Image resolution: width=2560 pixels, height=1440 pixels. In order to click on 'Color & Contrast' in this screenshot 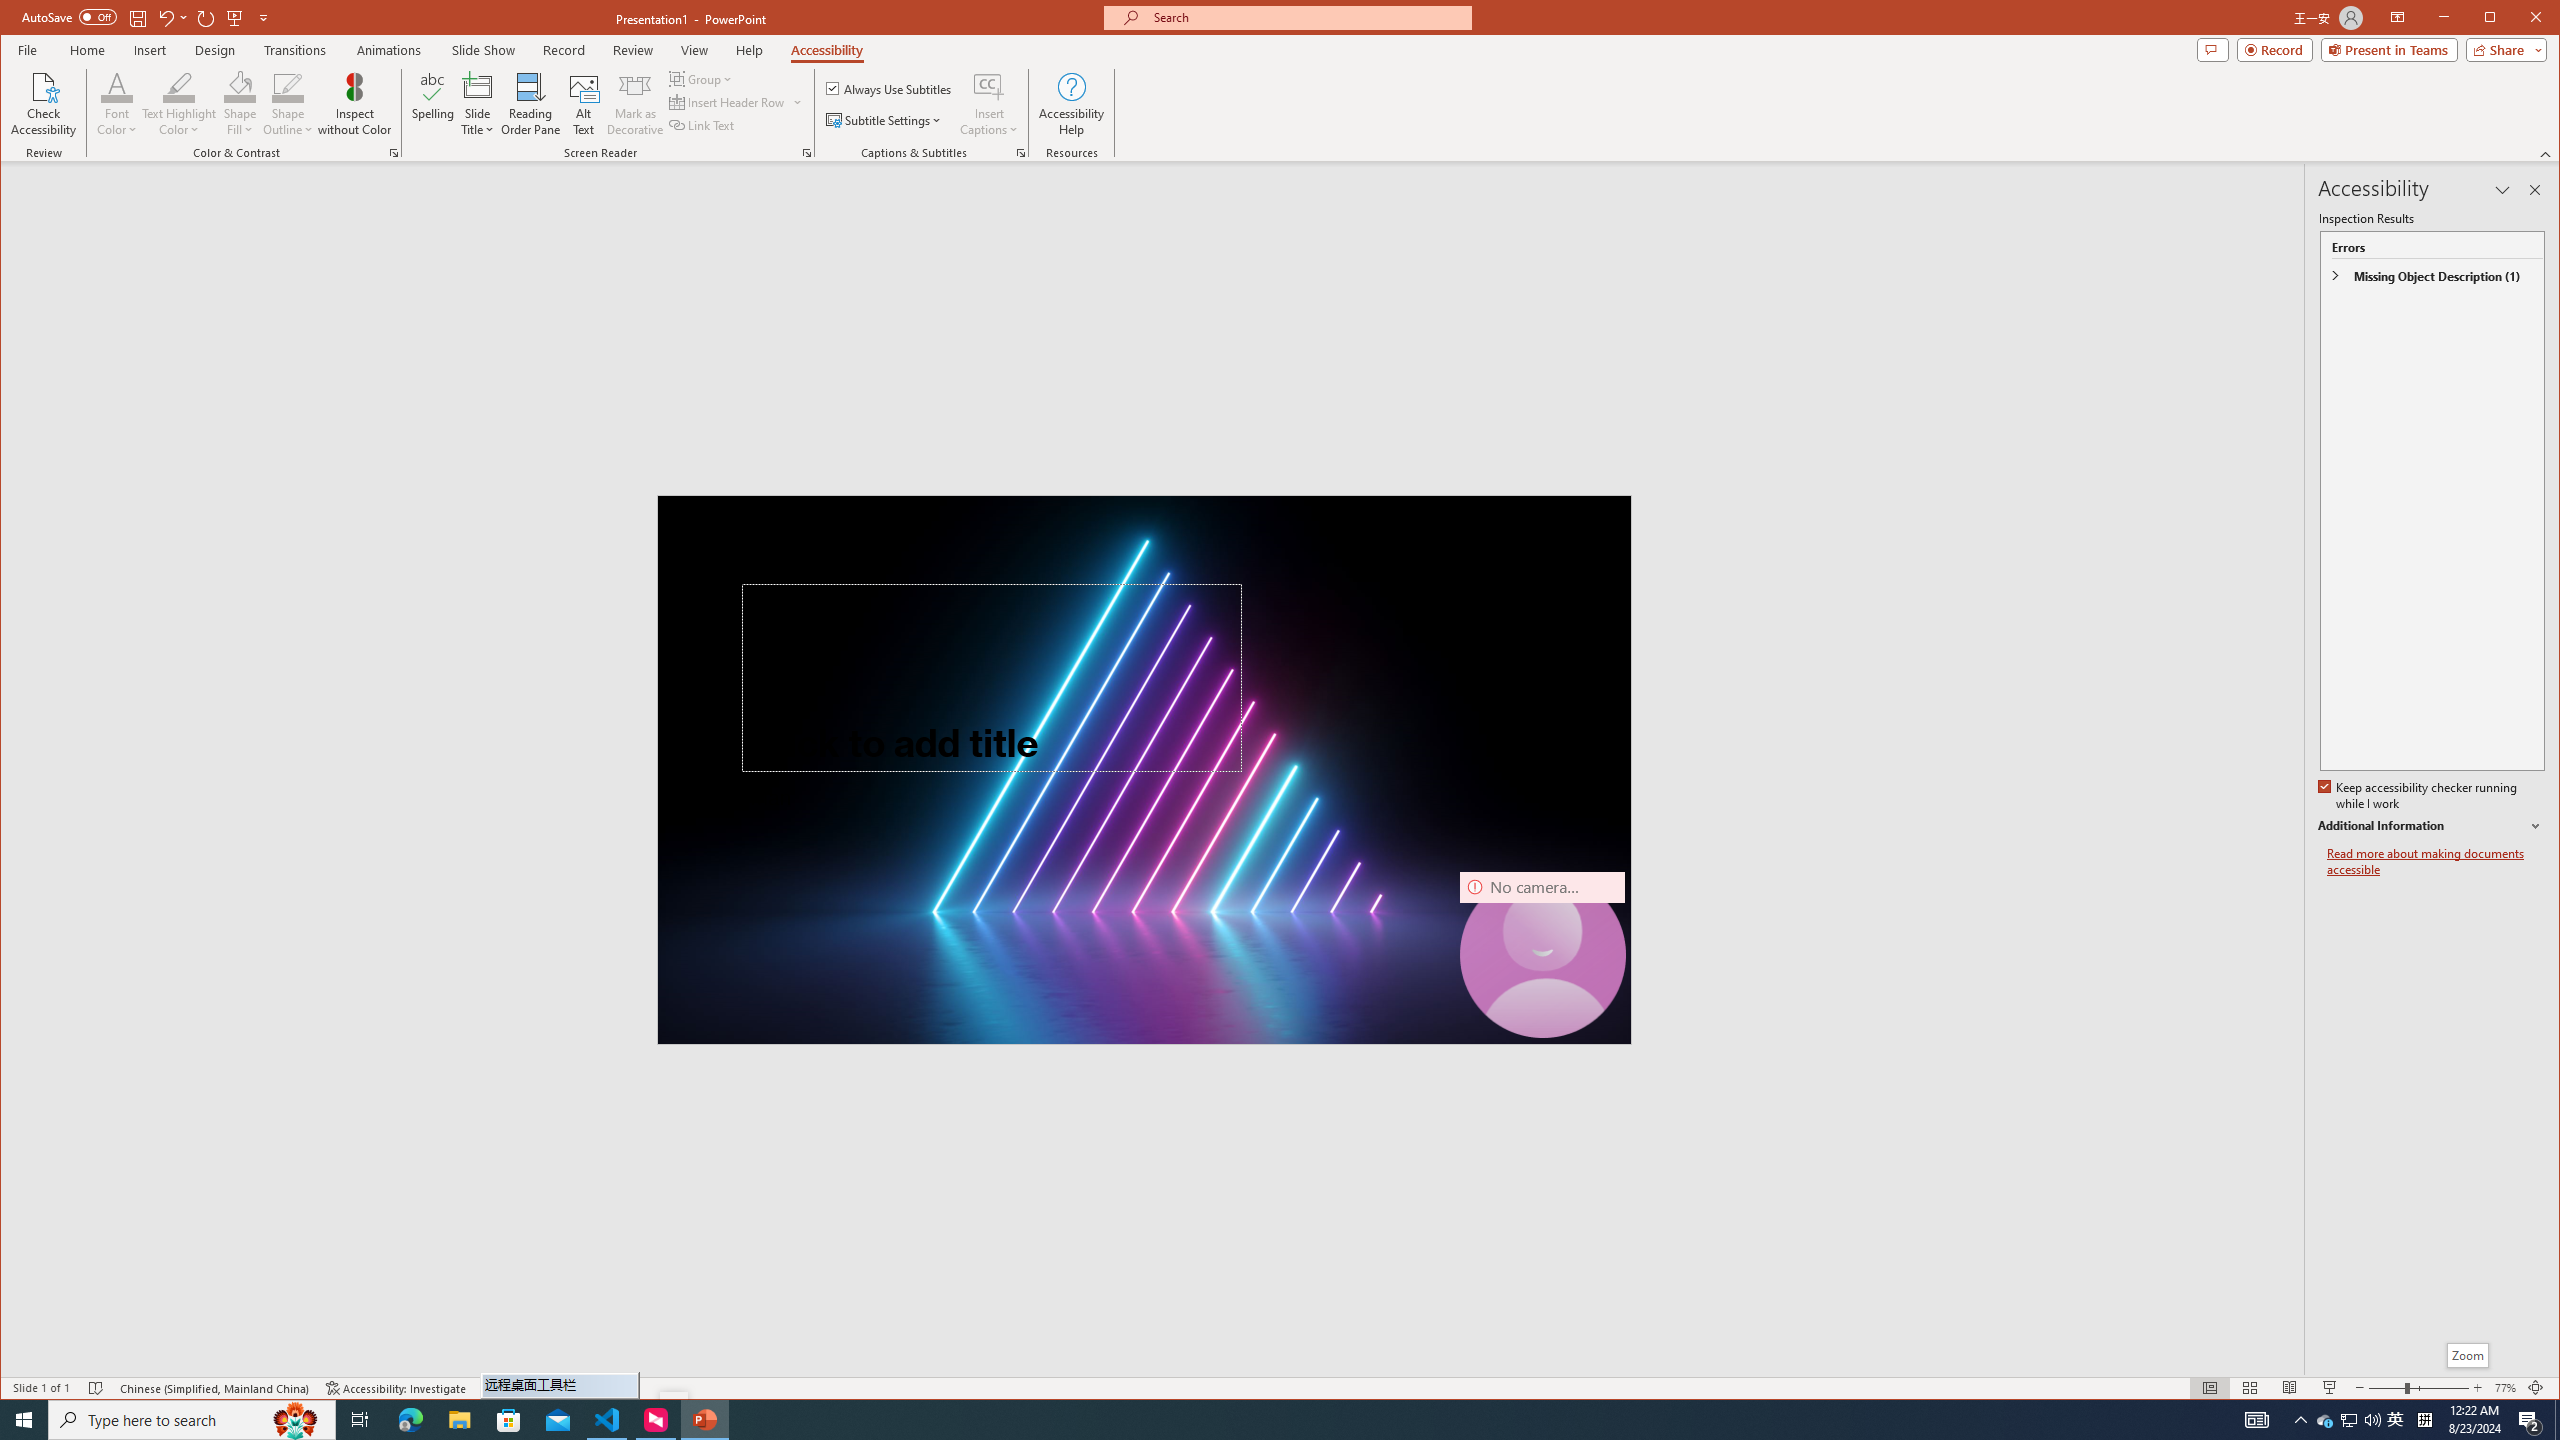, I will do `click(394, 153)`.